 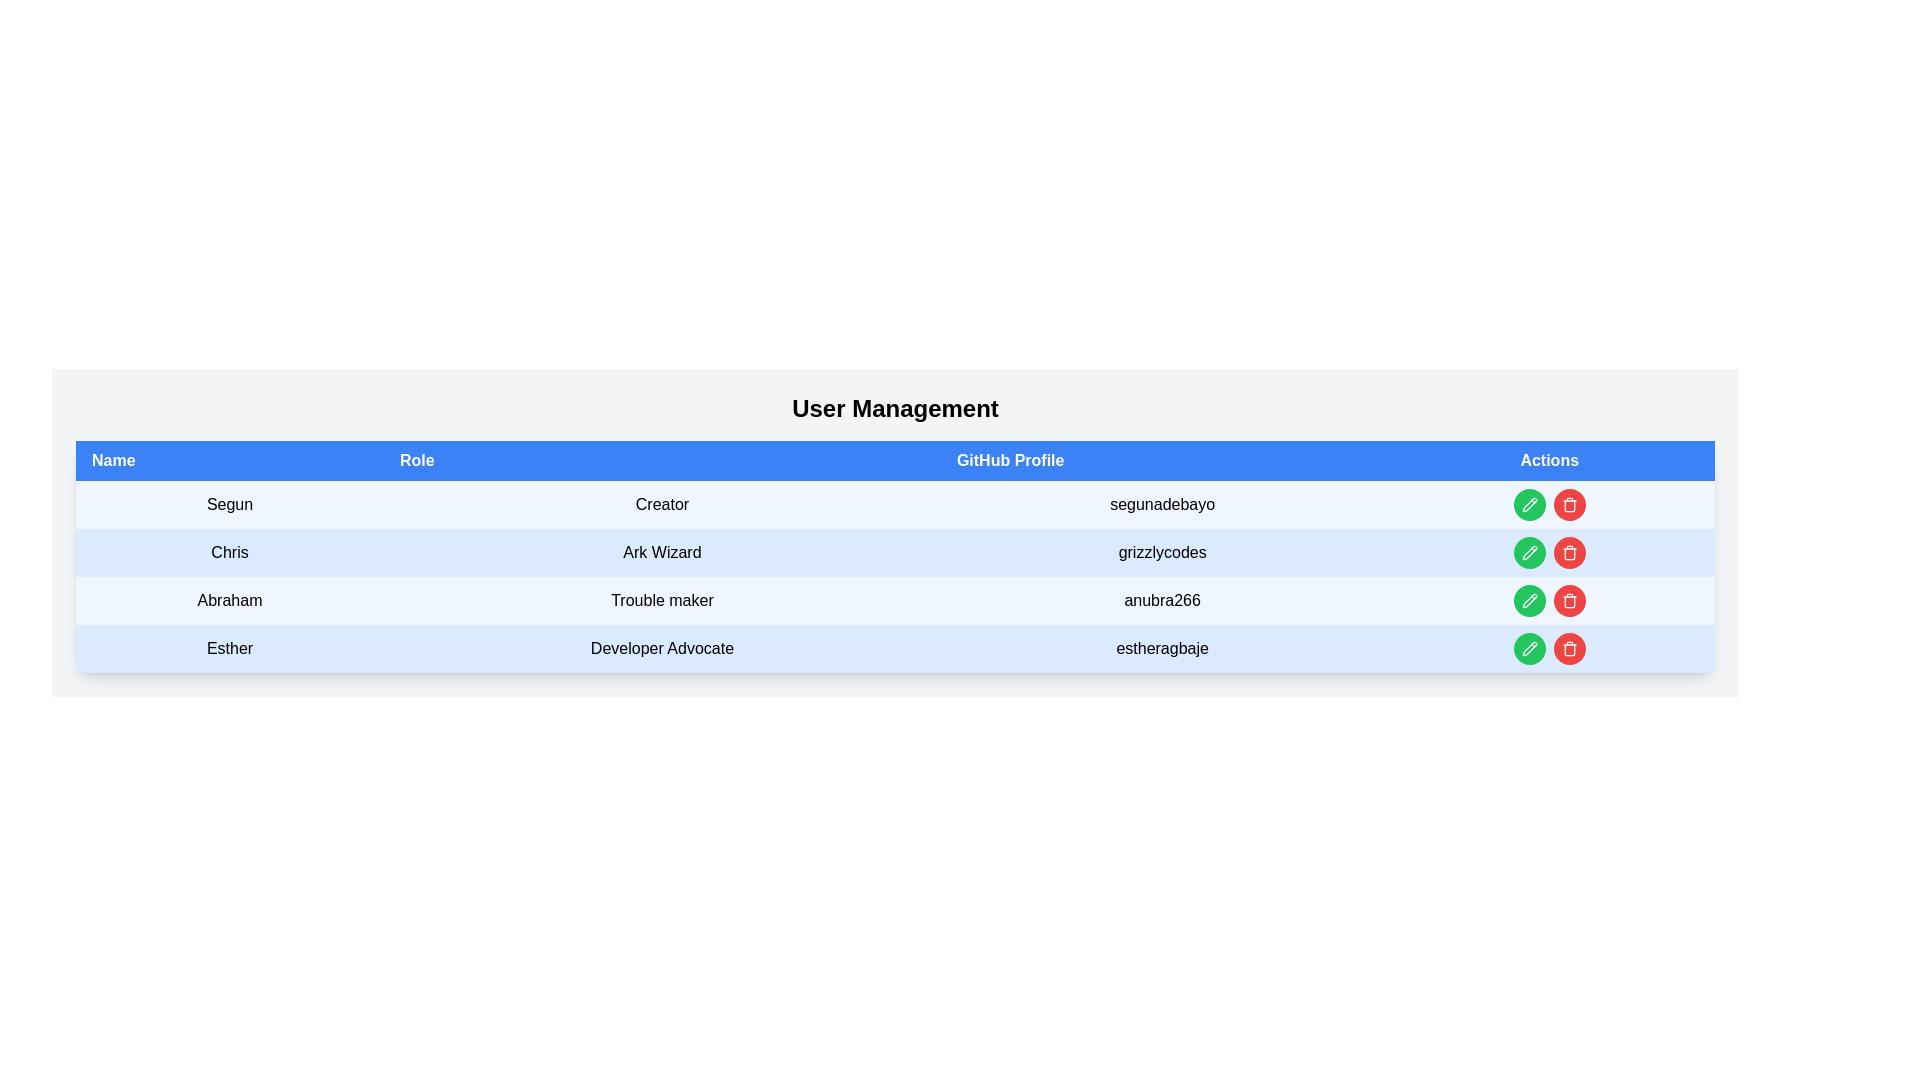 What do you see at coordinates (662, 600) in the screenshot?
I see `the static text label displaying 'Trouble maker' that is located in the second cell of the second column within a table structure` at bounding box center [662, 600].